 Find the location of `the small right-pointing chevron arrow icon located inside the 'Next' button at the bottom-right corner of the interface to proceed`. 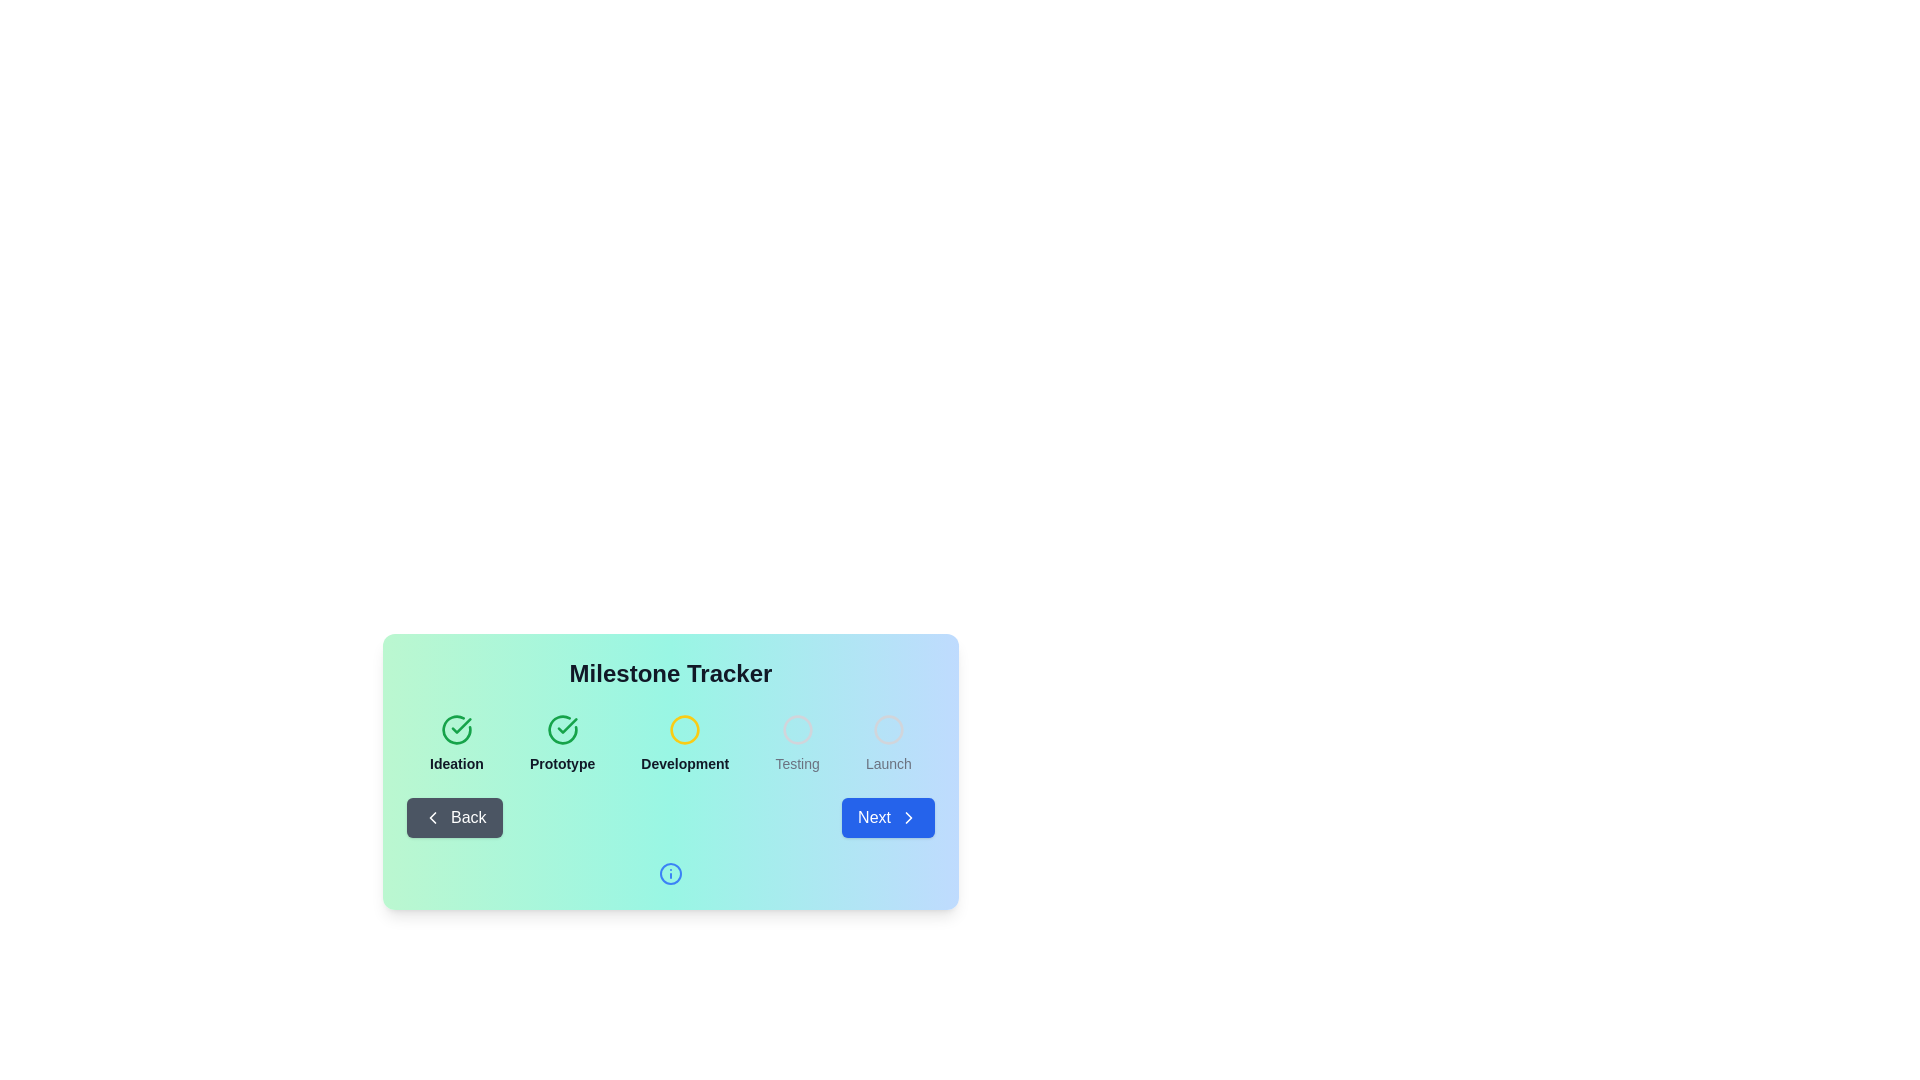

the small right-pointing chevron arrow icon located inside the 'Next' button at the bottom-right corner of the interface to proceed is located at coordinates (907, 817).